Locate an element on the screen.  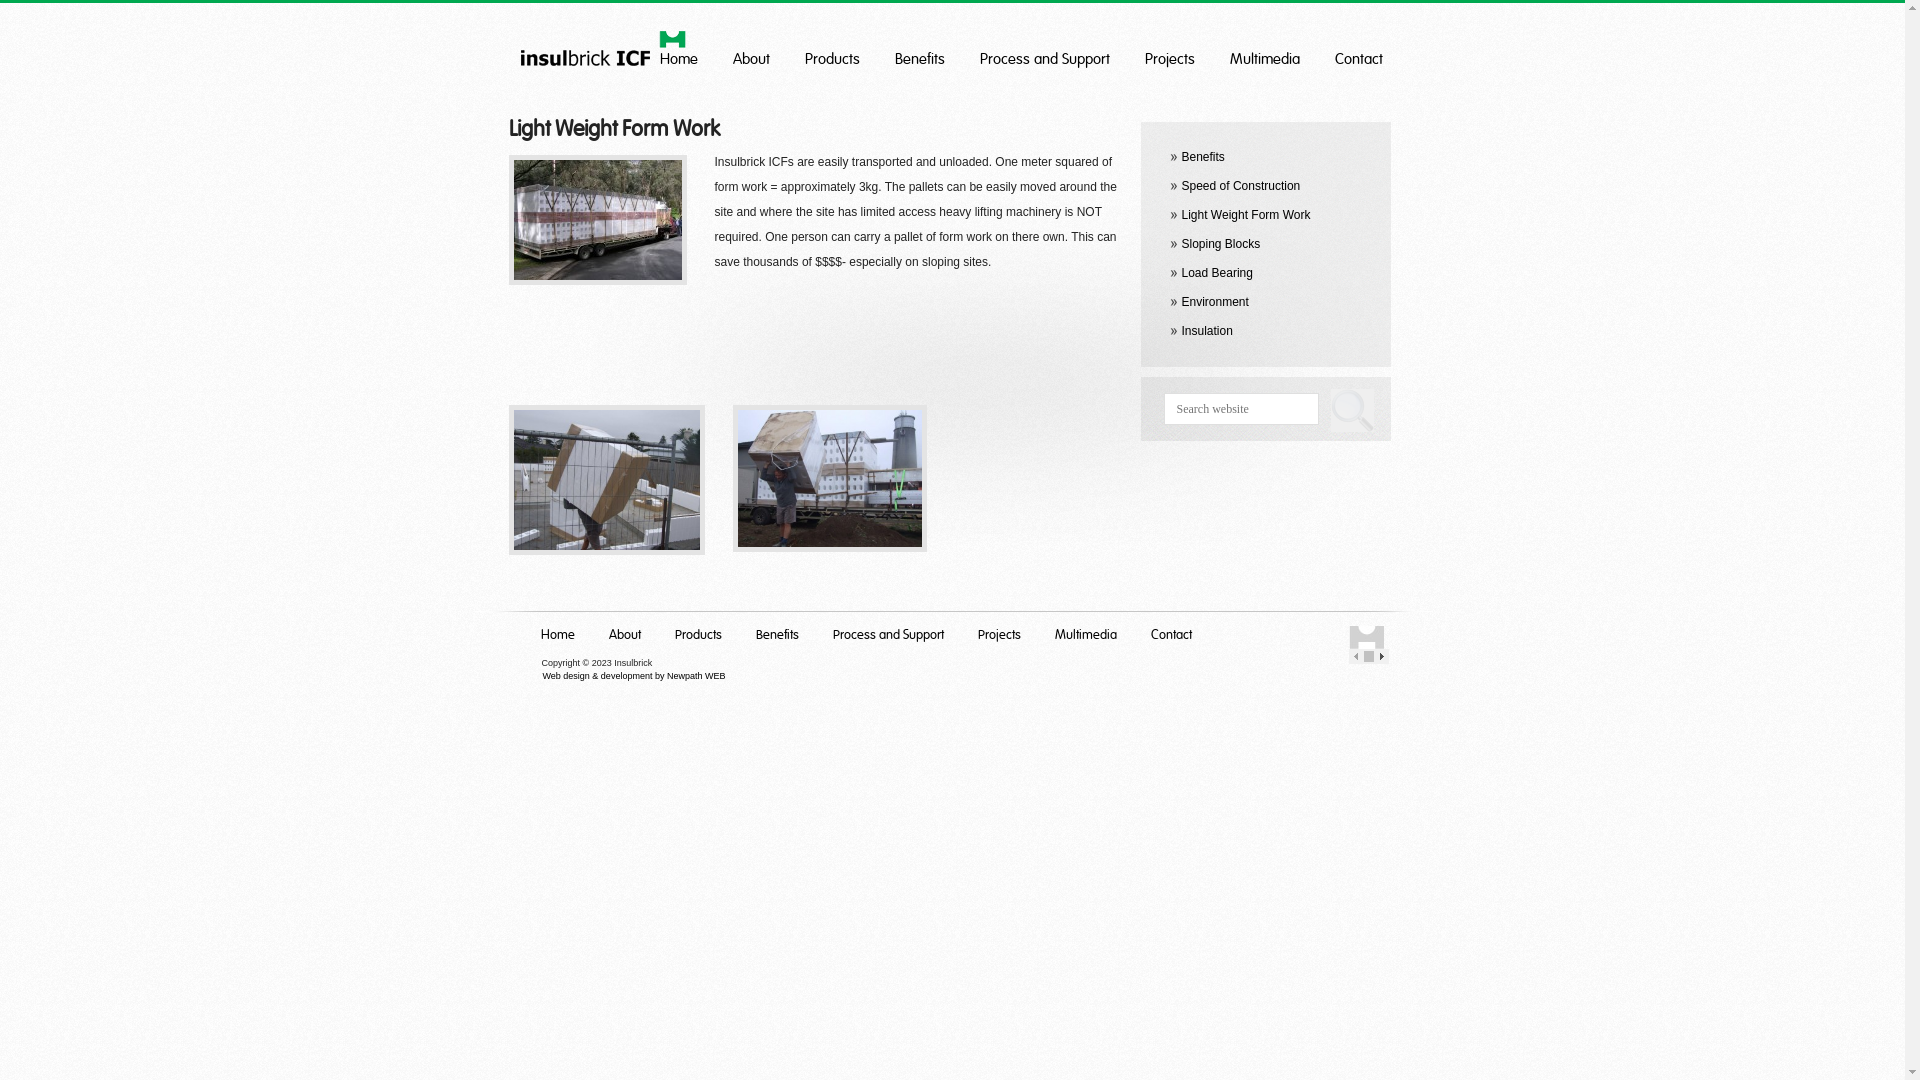
'Multimedia' is located at coordinates (1264, 53).